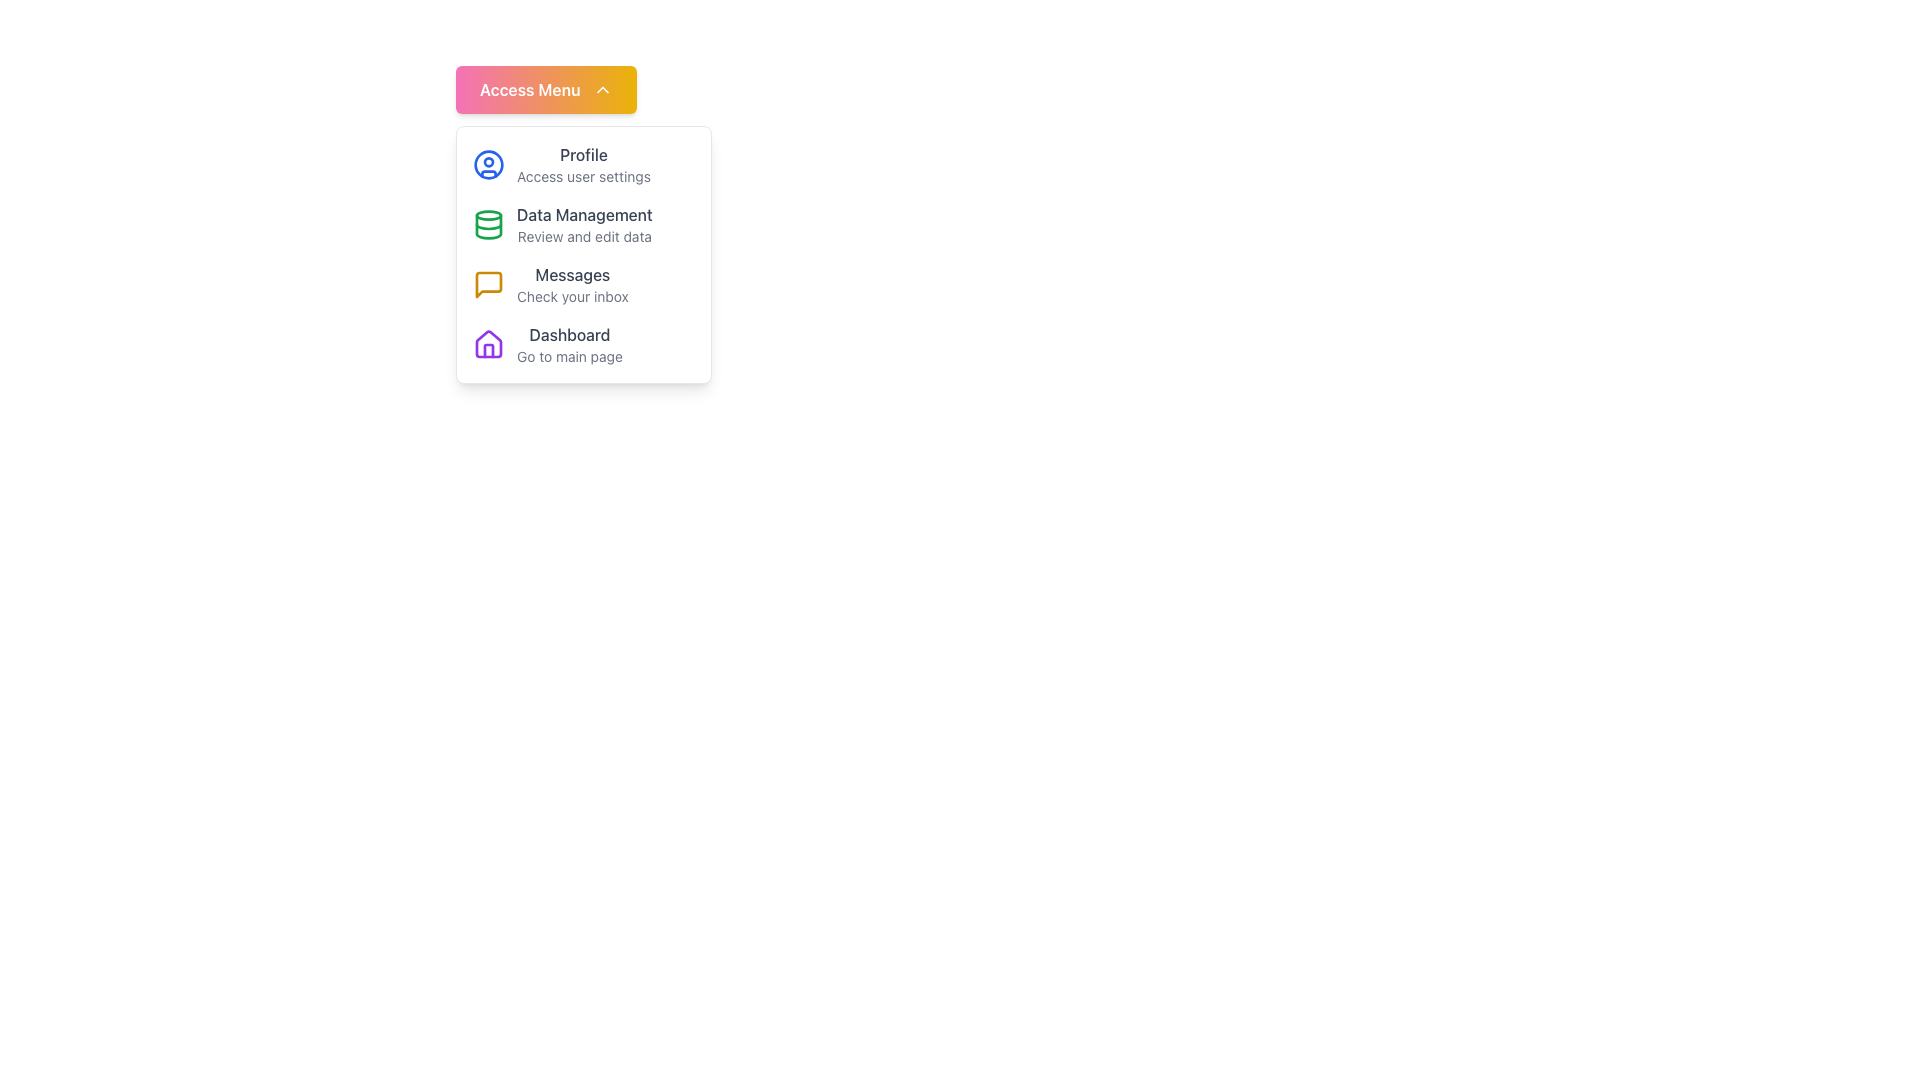  I want to click on description of the text 'Review and edit data' located beneath the 'Data Management' heading in the dropdown menu, so click(583, 235).